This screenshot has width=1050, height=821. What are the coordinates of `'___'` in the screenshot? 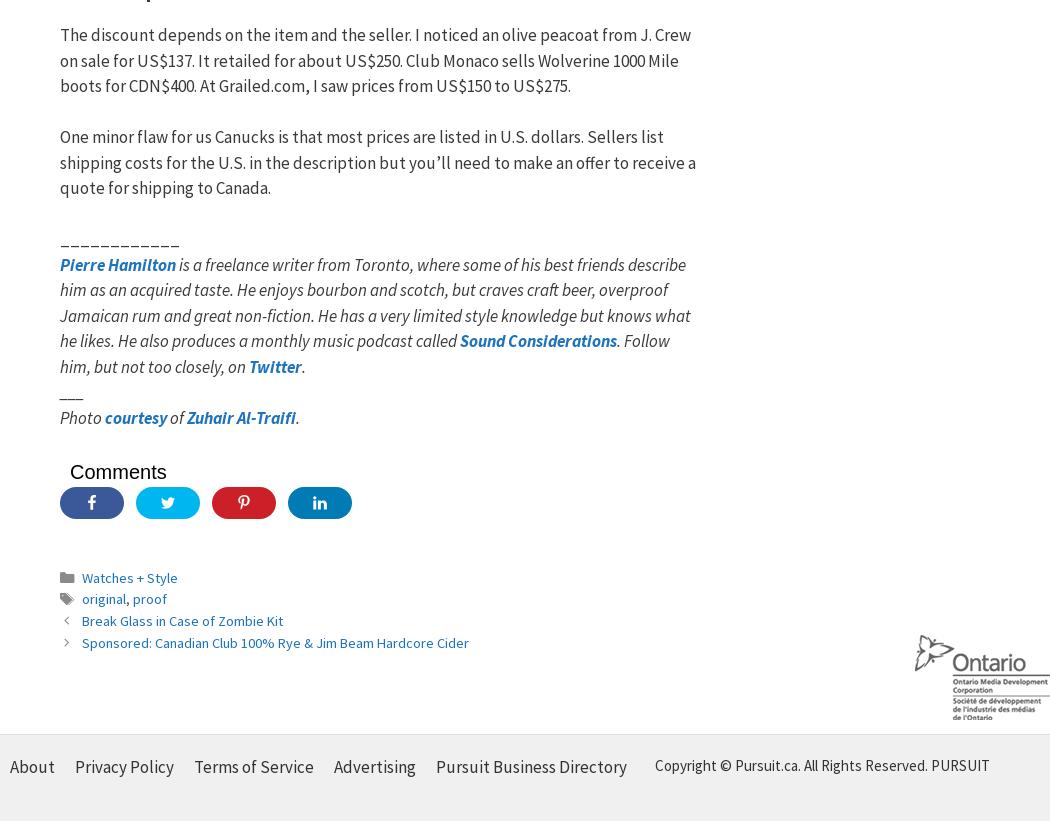 It's located at (71, 391).